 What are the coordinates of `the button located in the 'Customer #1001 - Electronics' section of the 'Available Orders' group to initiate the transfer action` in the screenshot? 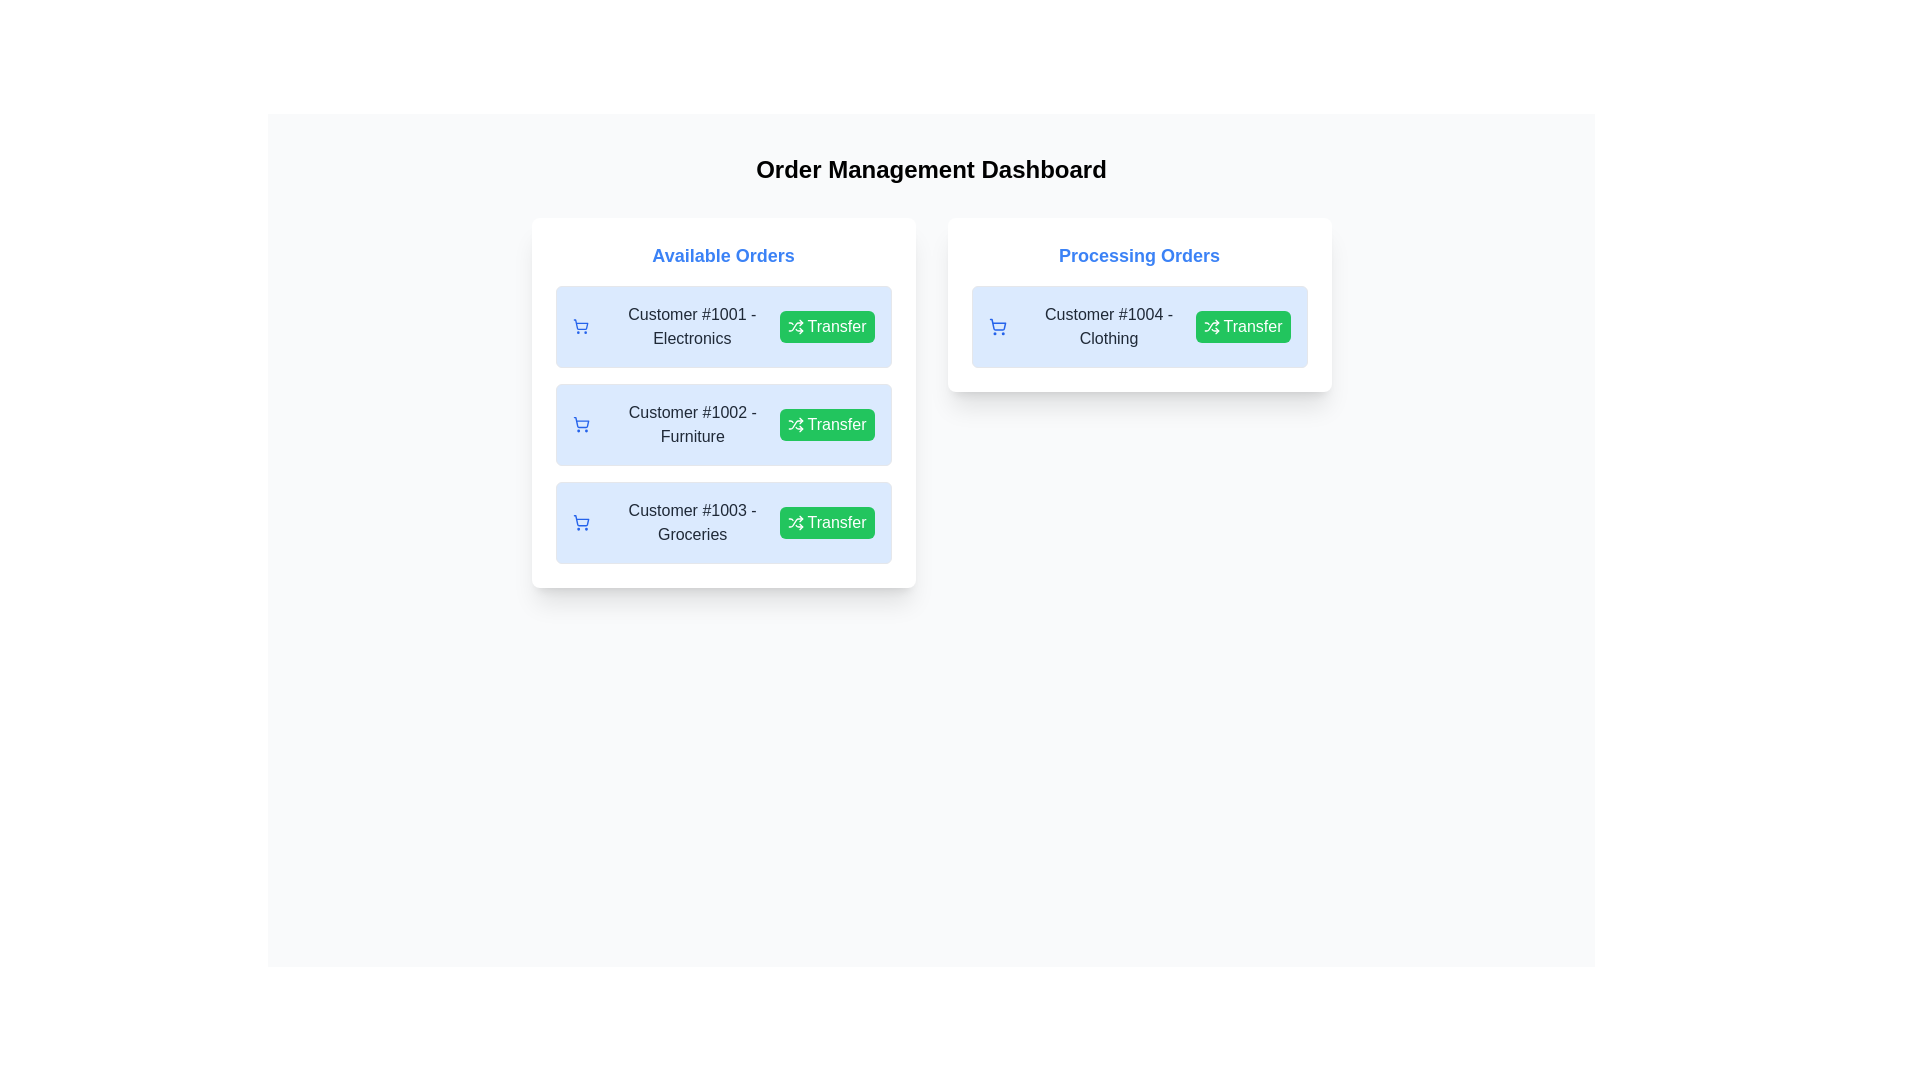 It's located at (826, 326).